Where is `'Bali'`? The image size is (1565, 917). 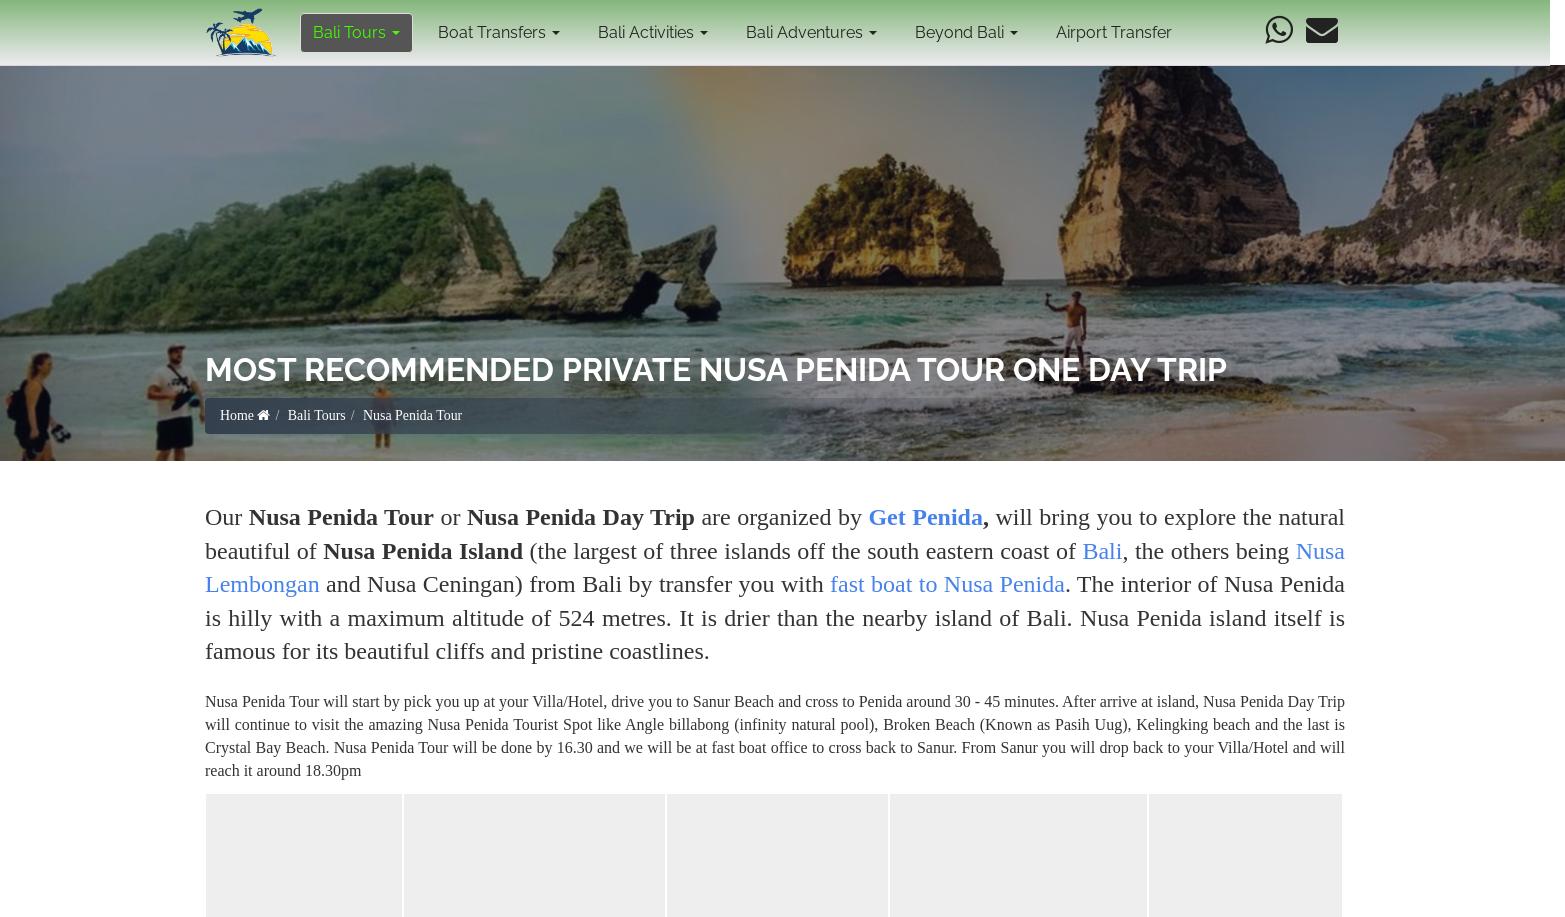 'Bali' is located at coordinates (1102, 550).